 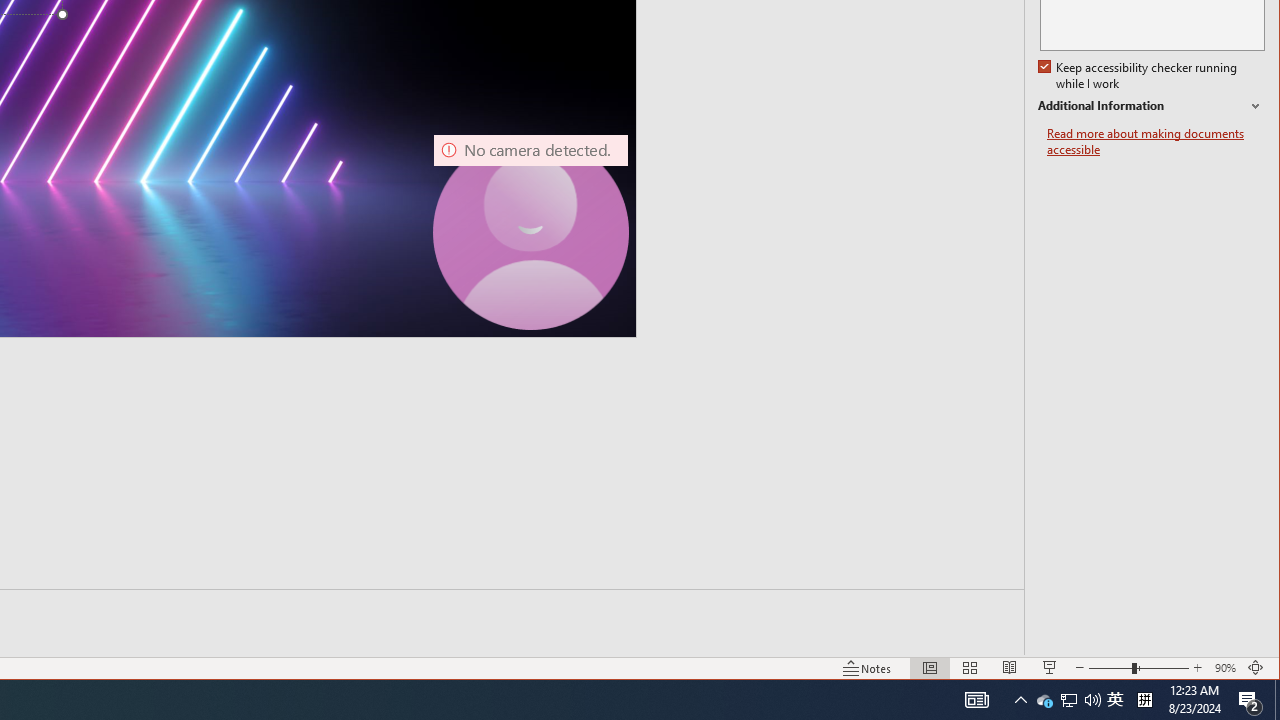 What do you see at coordinates (1151, 106) in the screenshot?
I see `'Additional Information'` at bounding box center [1151, 106].